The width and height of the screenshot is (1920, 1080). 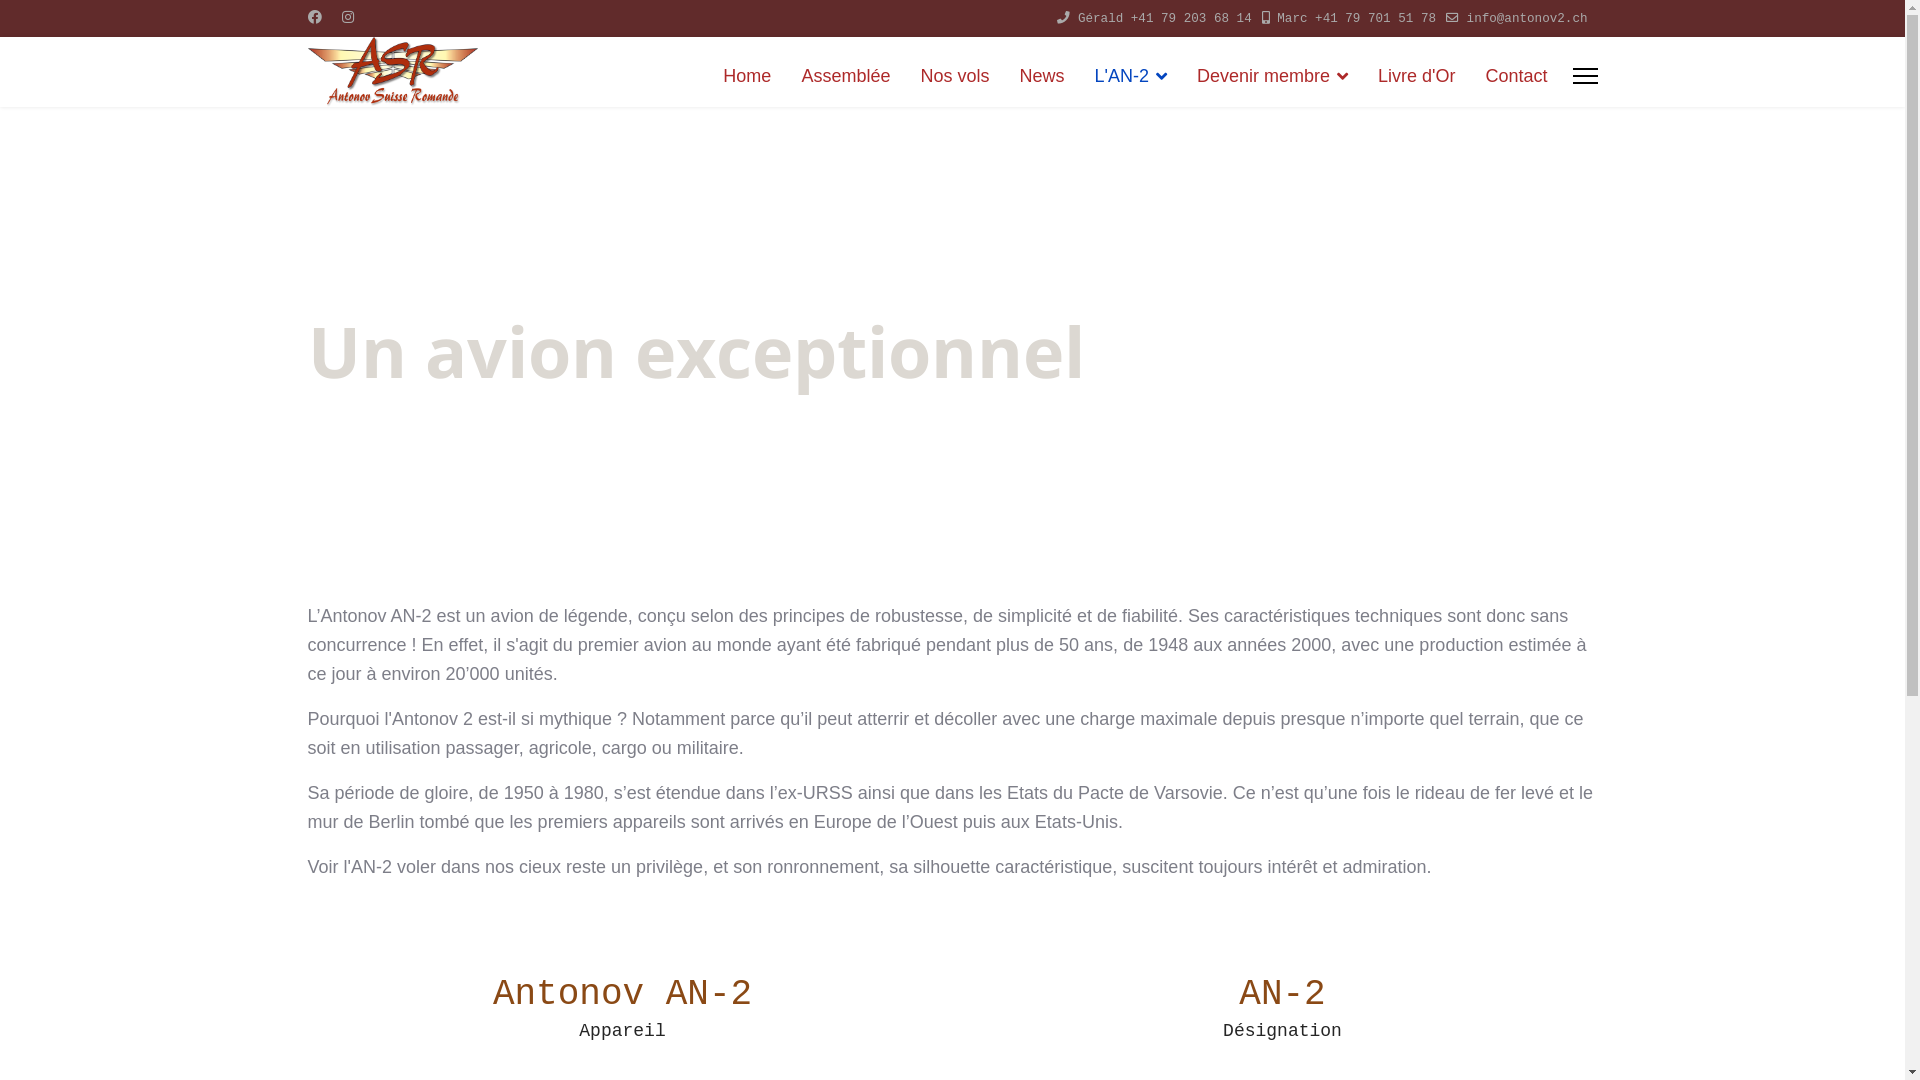 What do you see at coordinates (1078, 75) in the screenshot?
I see `'L'AN-2'` at bounding box center [1078, 75].